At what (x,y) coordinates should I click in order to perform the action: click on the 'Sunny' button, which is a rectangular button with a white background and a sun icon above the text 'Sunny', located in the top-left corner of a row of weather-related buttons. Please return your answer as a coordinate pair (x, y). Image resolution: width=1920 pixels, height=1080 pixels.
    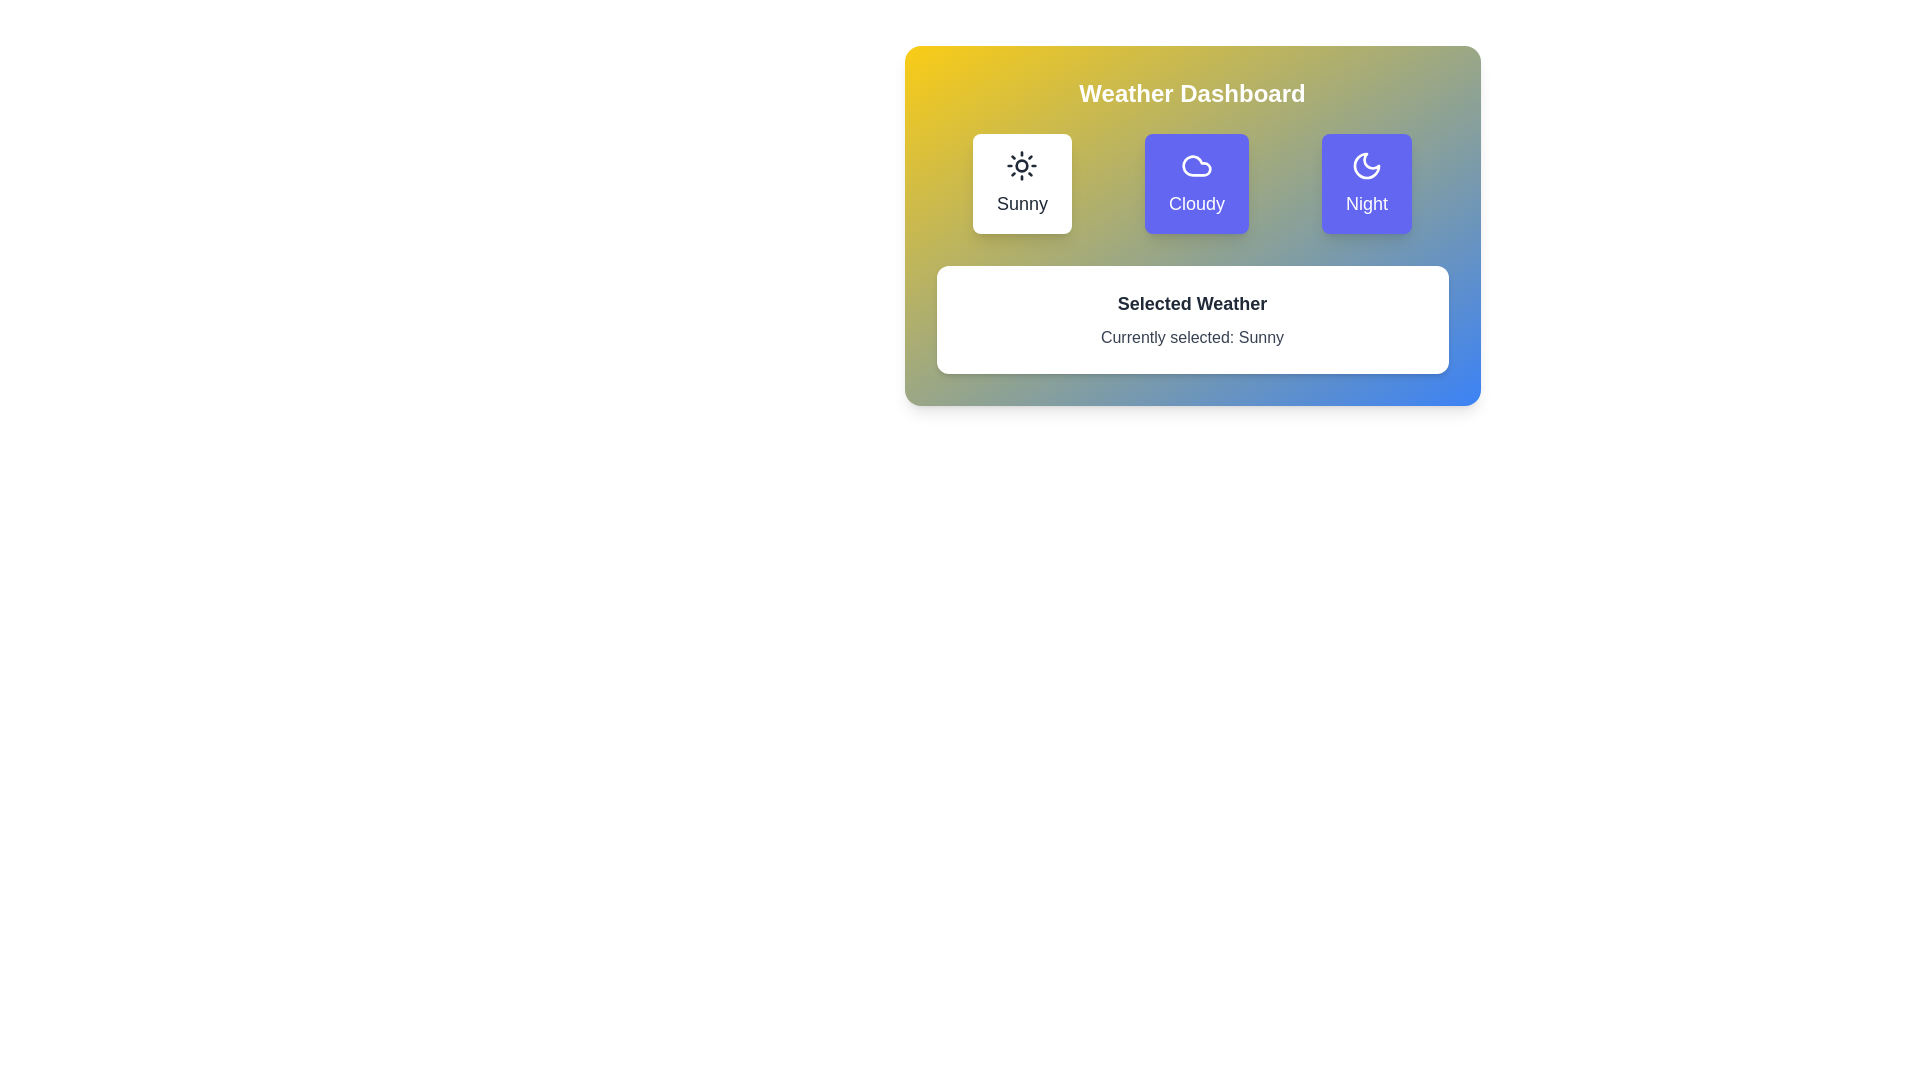
    Looking at the image, I should click on (1022, 184).